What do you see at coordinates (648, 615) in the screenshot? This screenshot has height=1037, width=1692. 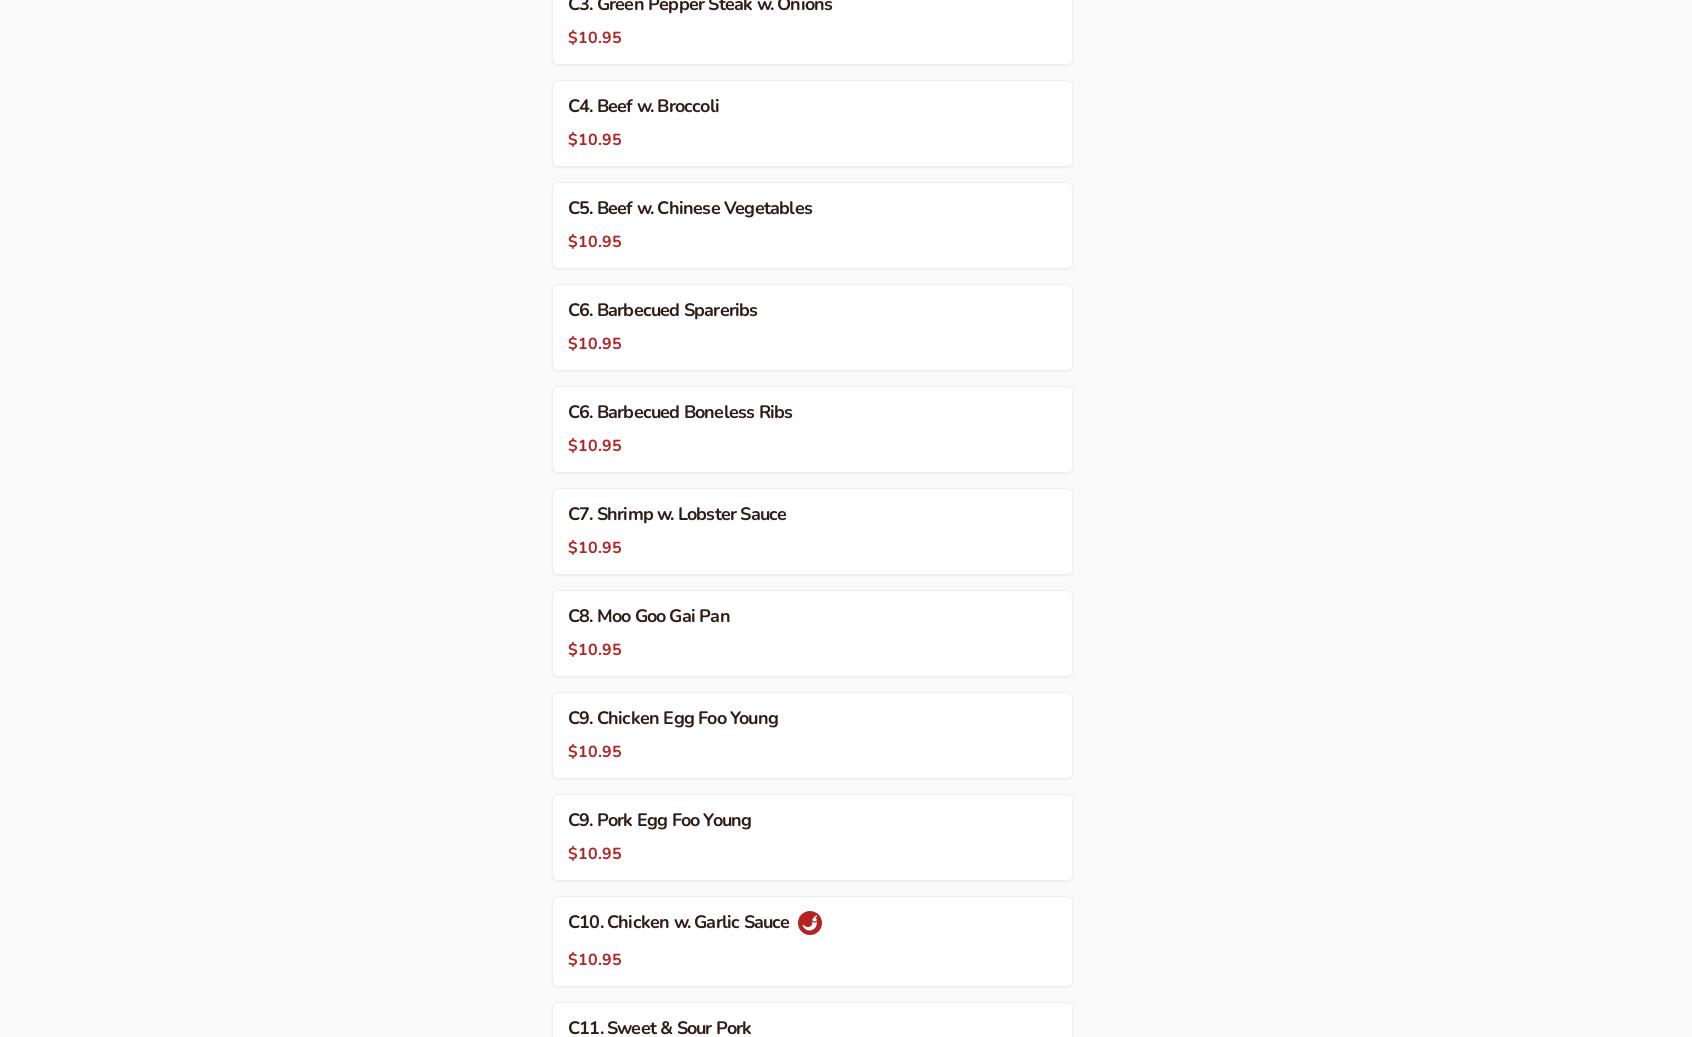 I see `'C8.  Moo Goo Gai Pan'` at bounding box center [648, 615].